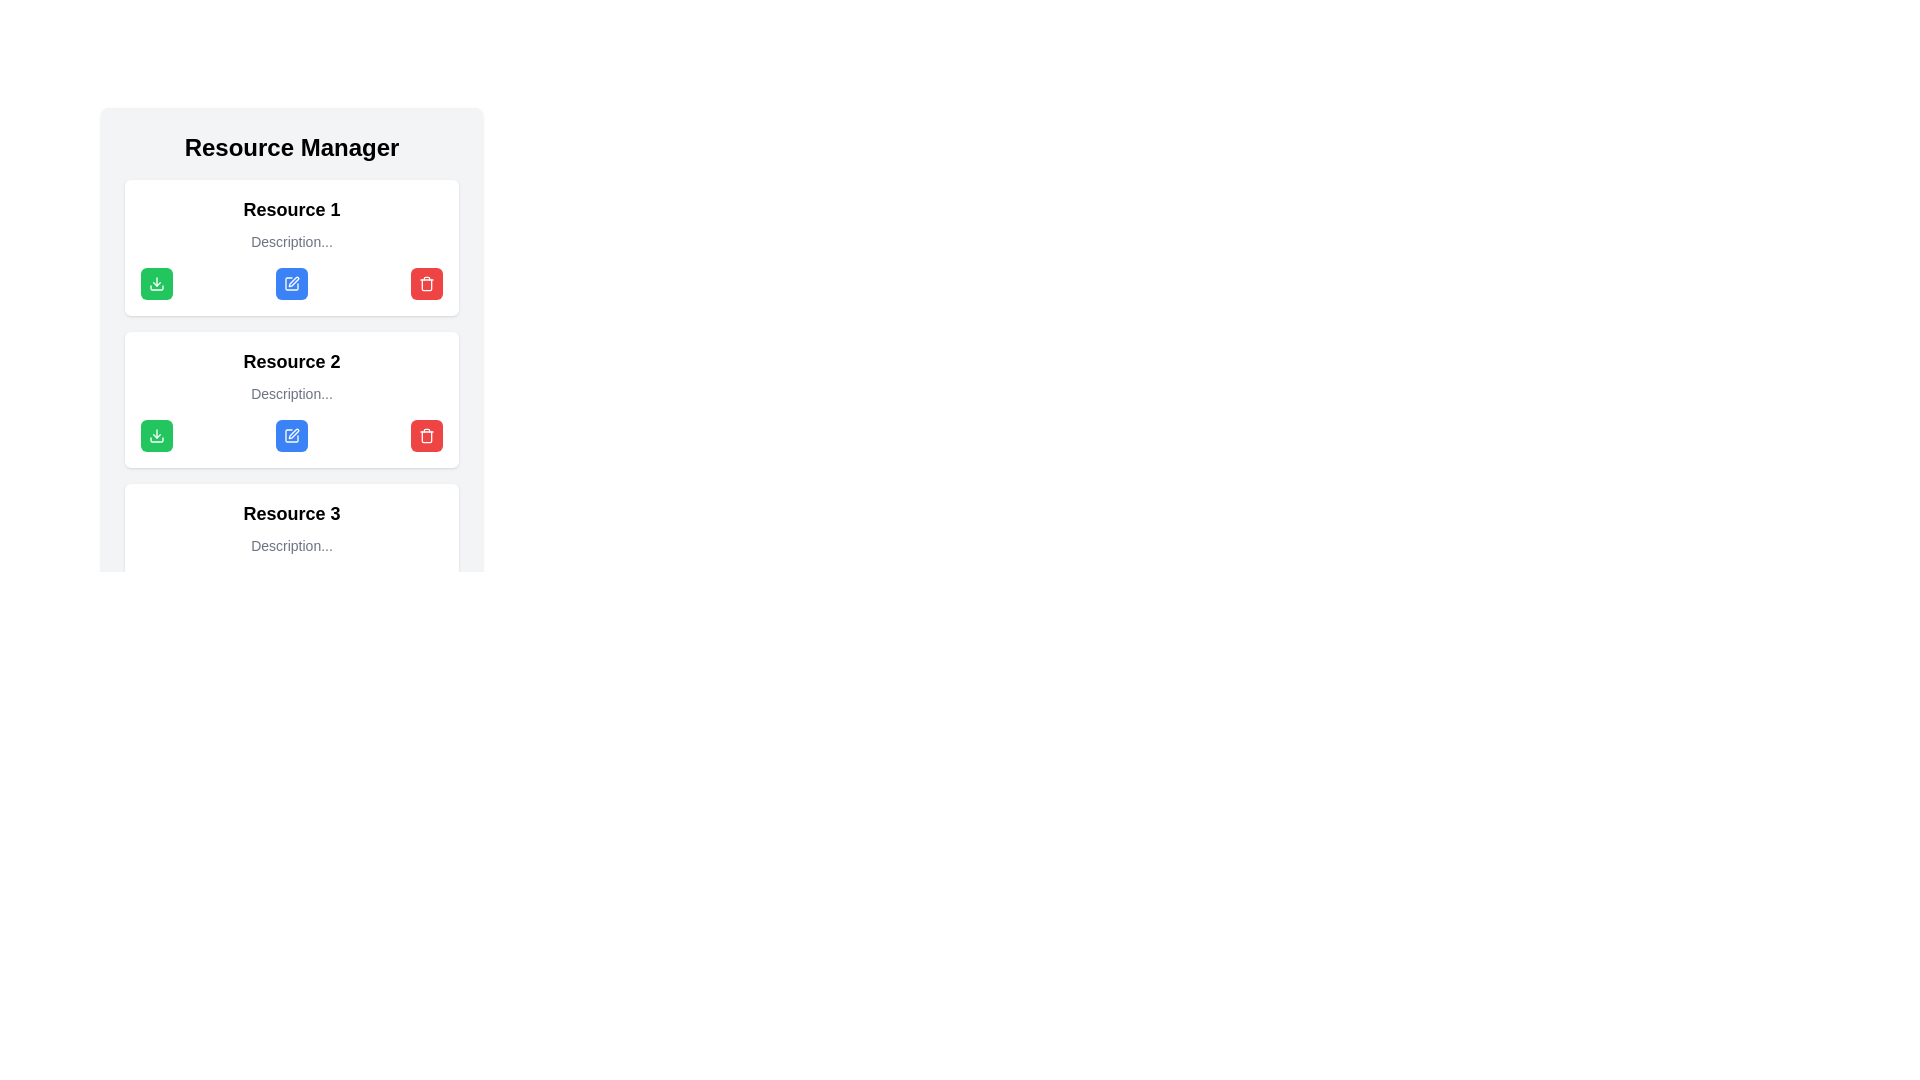  Describe the element at coordinates (426, 434) in the screenshot. I see `the Trash Icon Button located to the far right of the action row for 'Resource 2' to initiate a delete action` at that location.